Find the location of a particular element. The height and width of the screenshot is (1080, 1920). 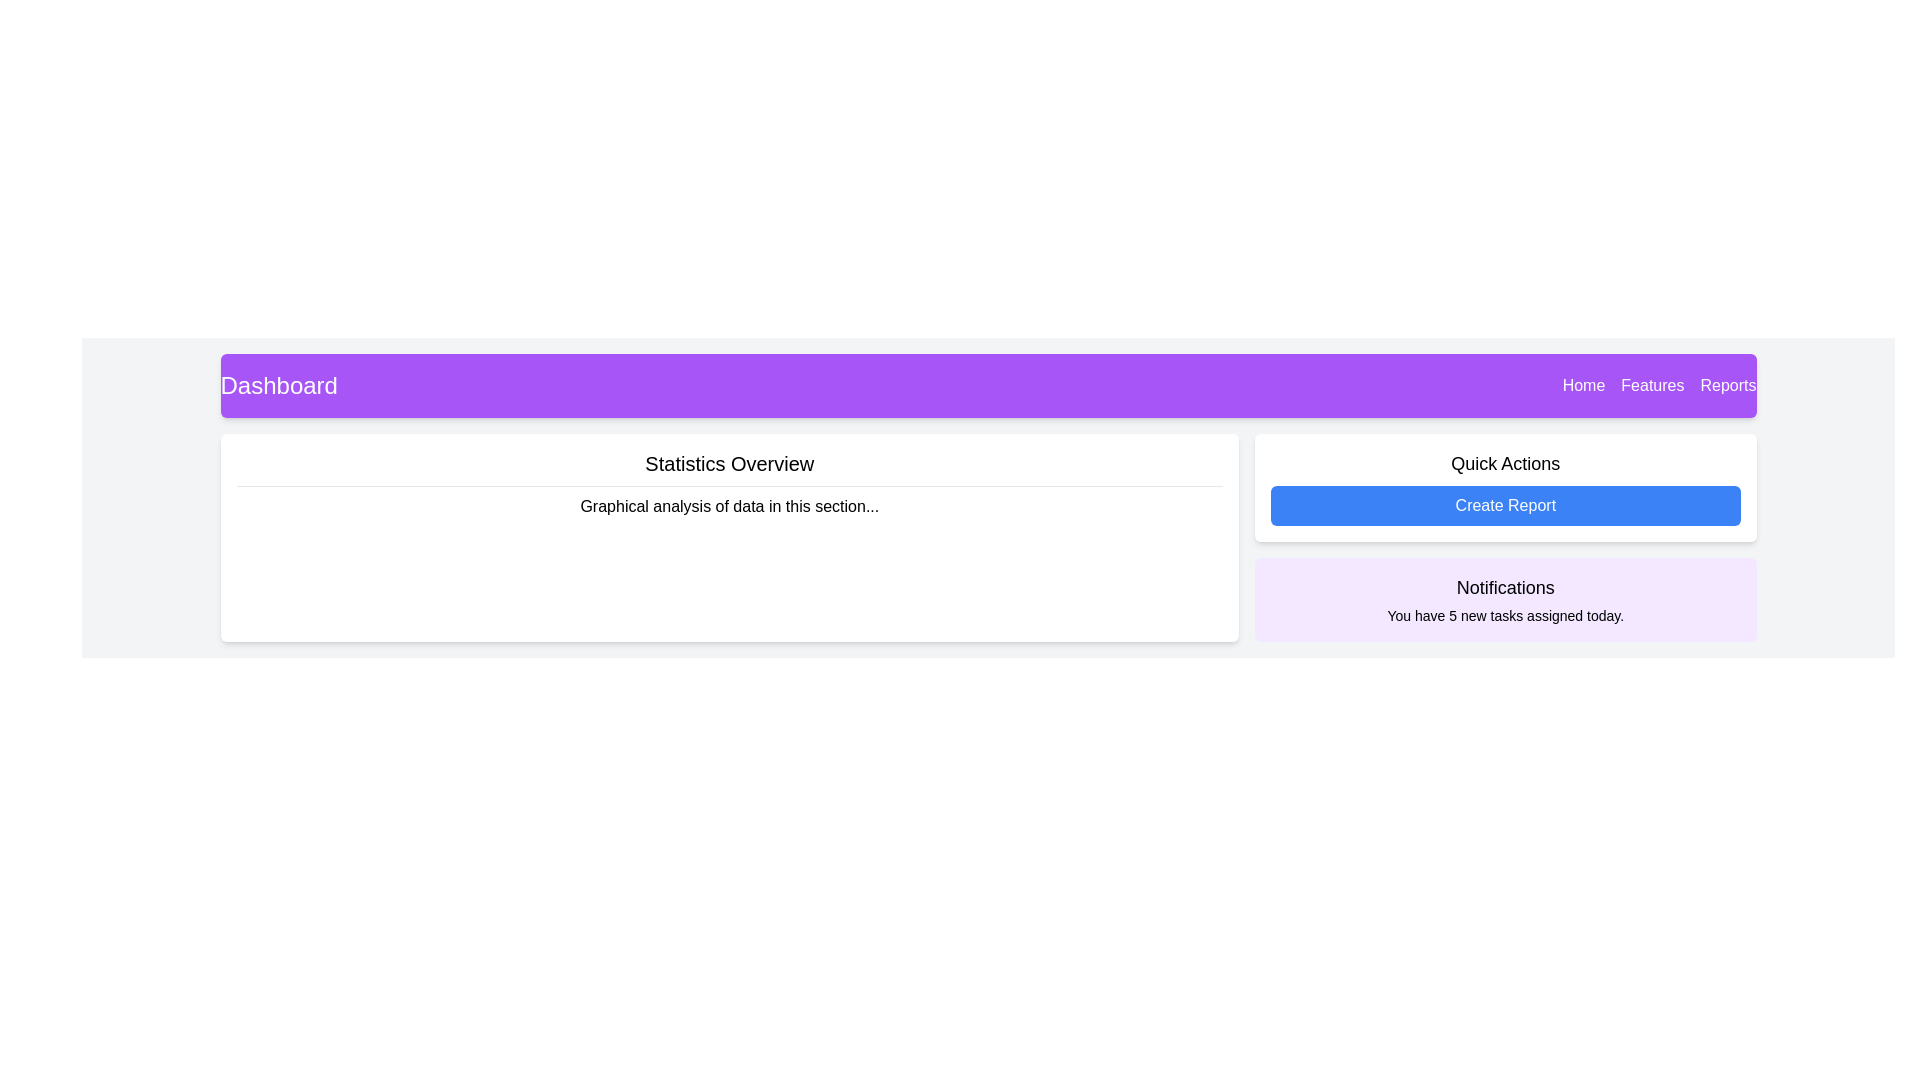

the navigation link labeled 'Home' which is the first item in the horizontal menu on the purple background is located at coordinates (1583, 385).